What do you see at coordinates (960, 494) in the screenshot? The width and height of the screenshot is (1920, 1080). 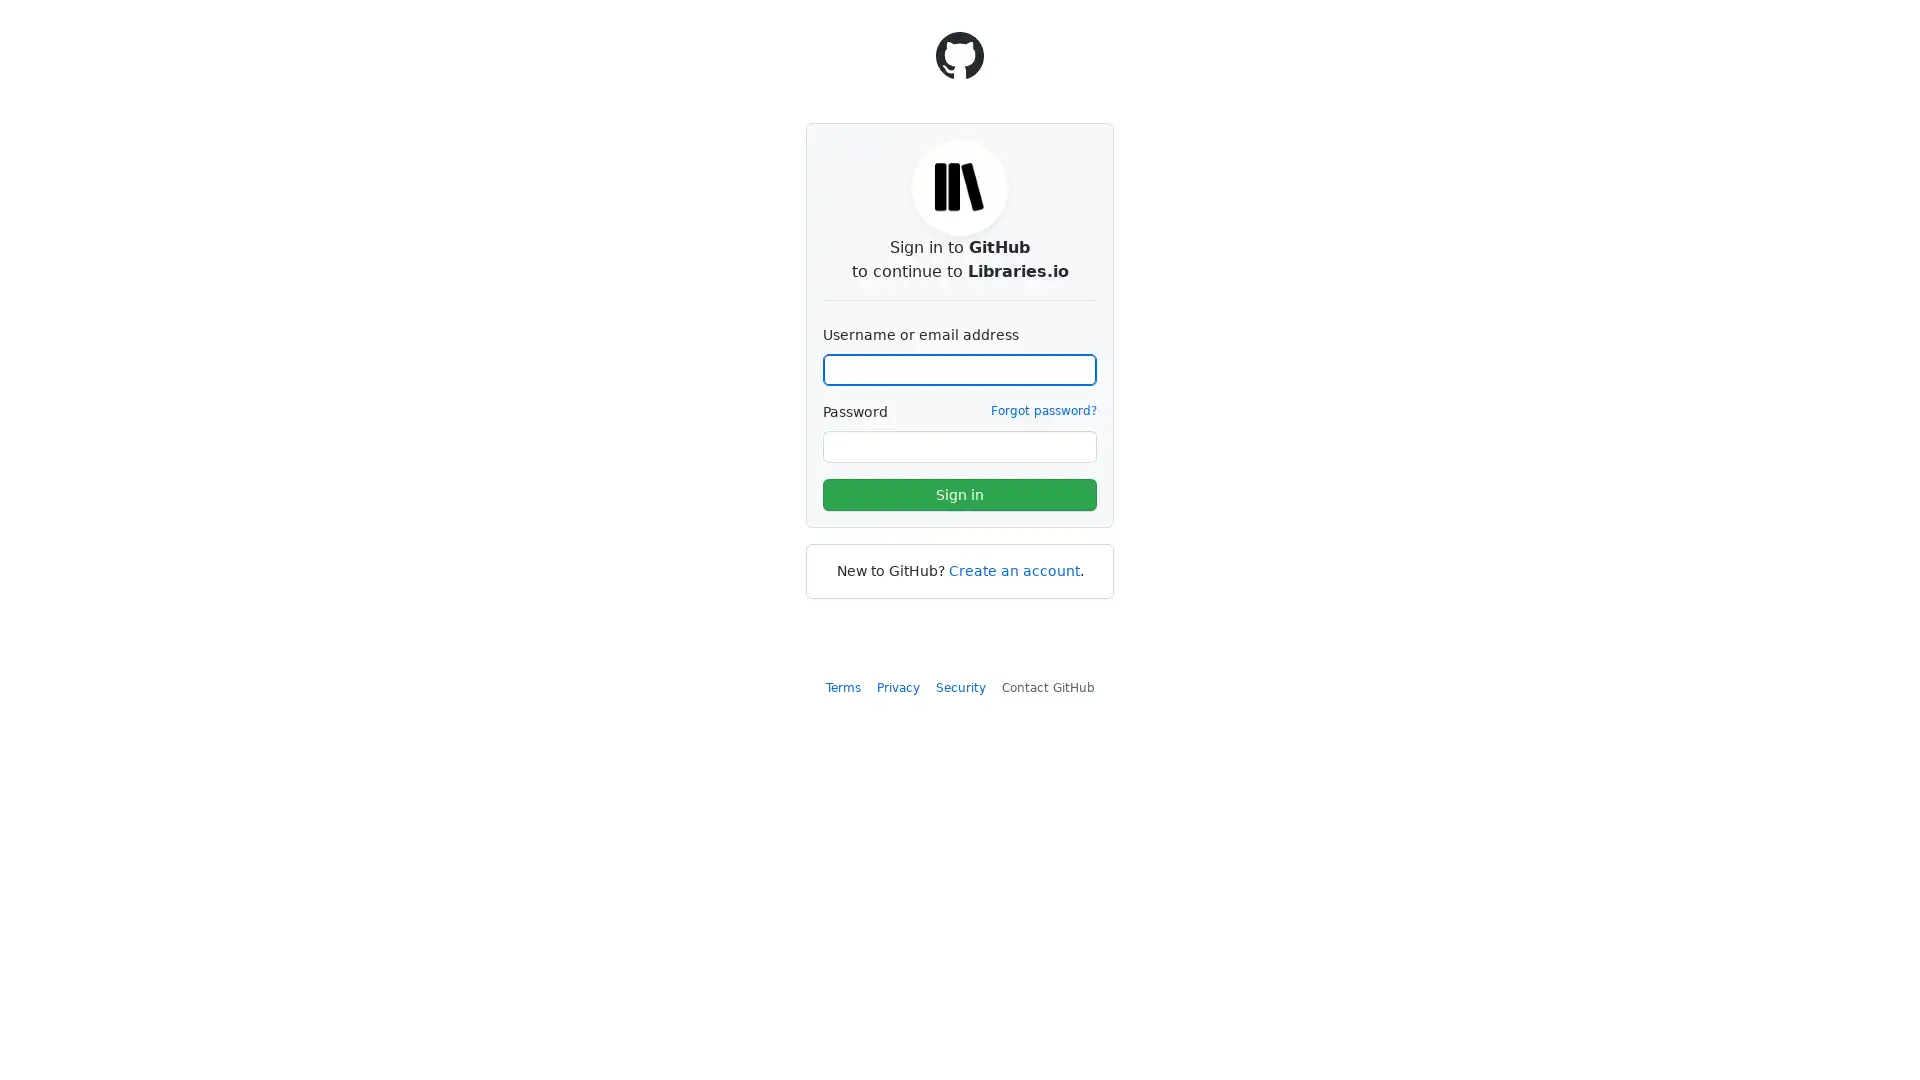 I see `Sign in` at bounding box center [960, 494].